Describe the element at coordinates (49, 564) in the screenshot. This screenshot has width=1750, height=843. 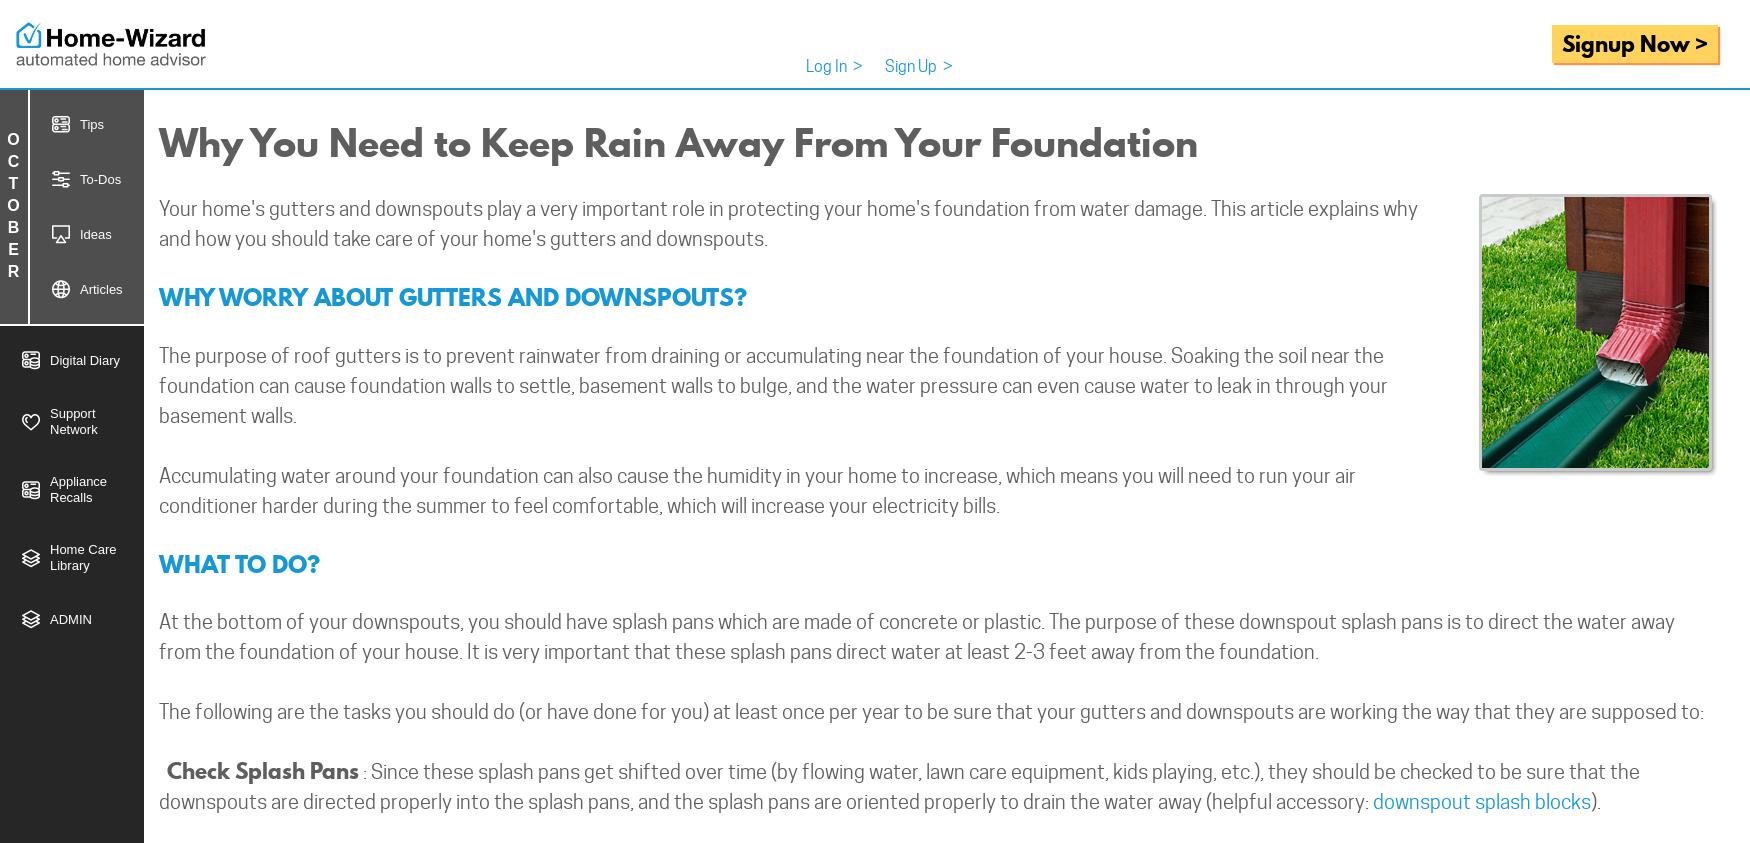
I see `'Library'` at that location.